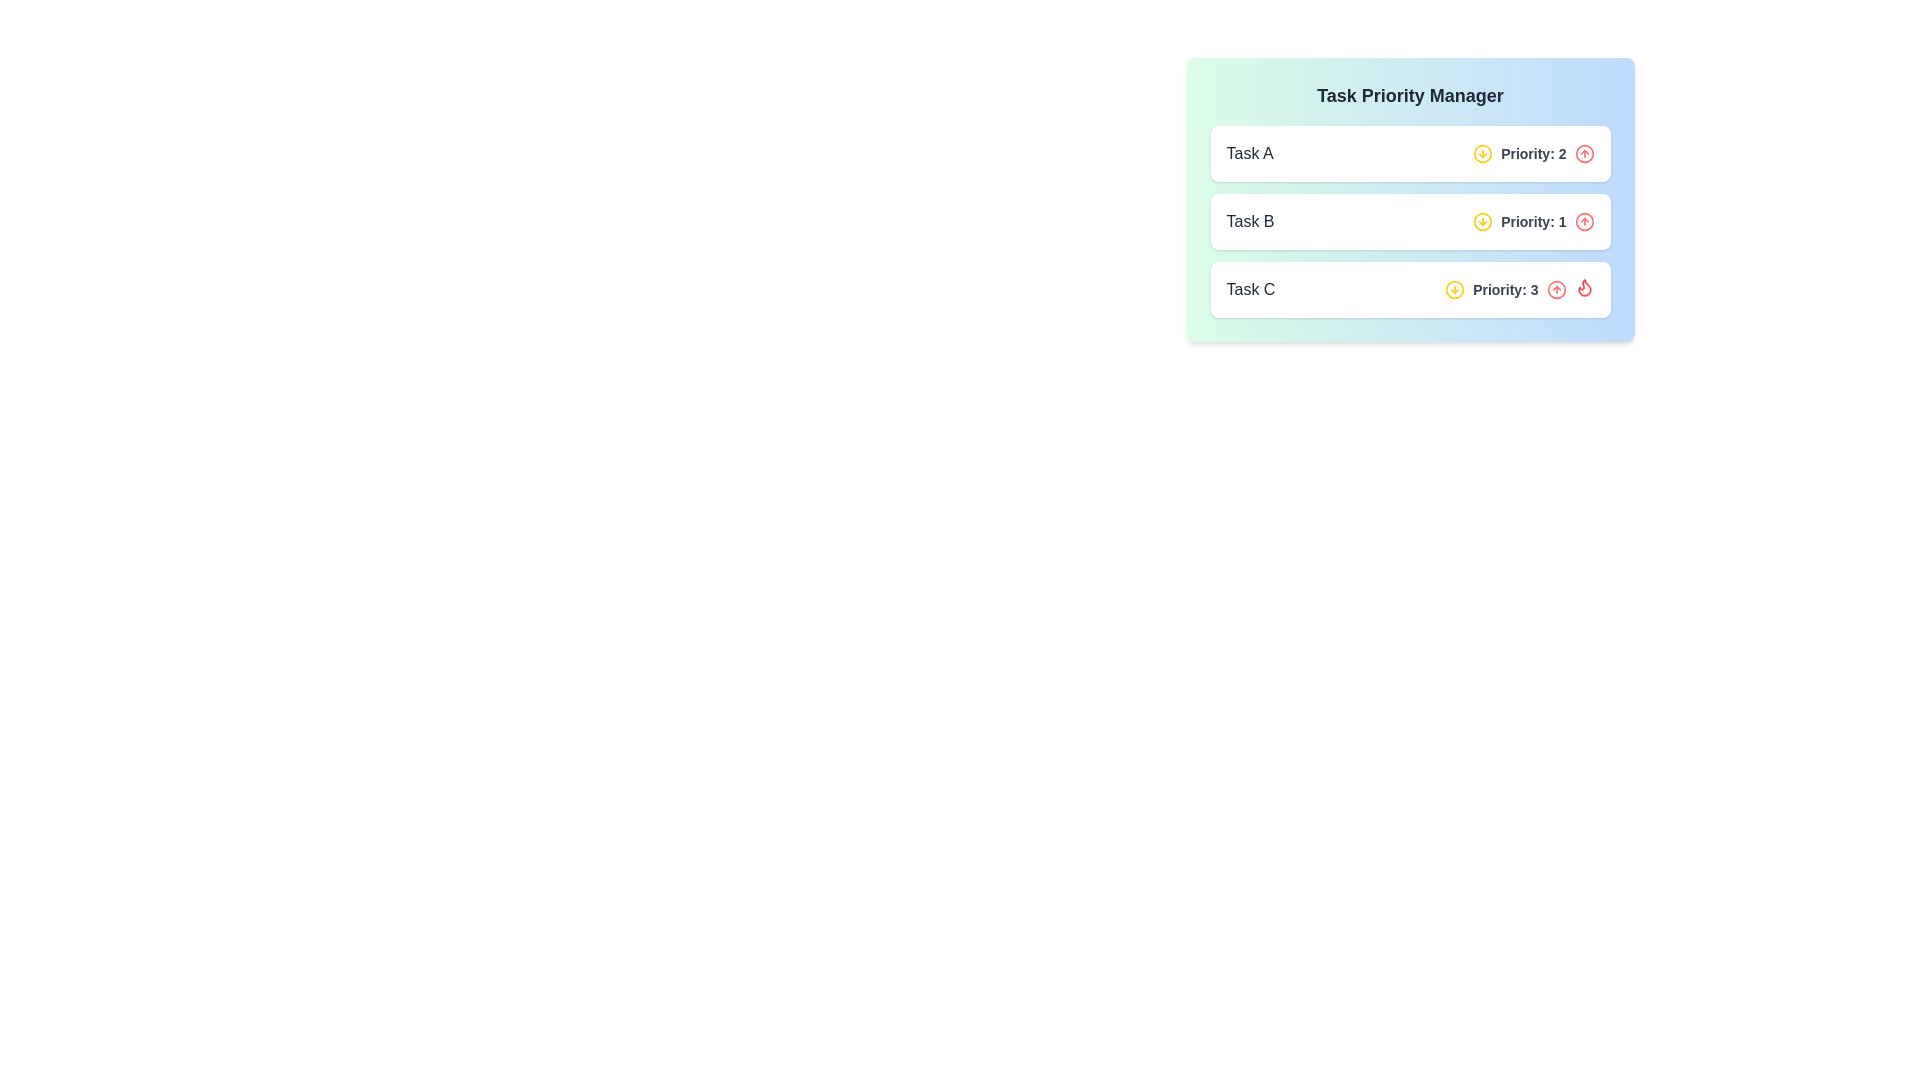 This screenshot has width=1920, height=1080. Describe the element at coordinates (1483, 153) in the screenshot. I see `the first icon button in the 'Task Priority Manager' section, to the left of 'Priority: 2'` at that location.